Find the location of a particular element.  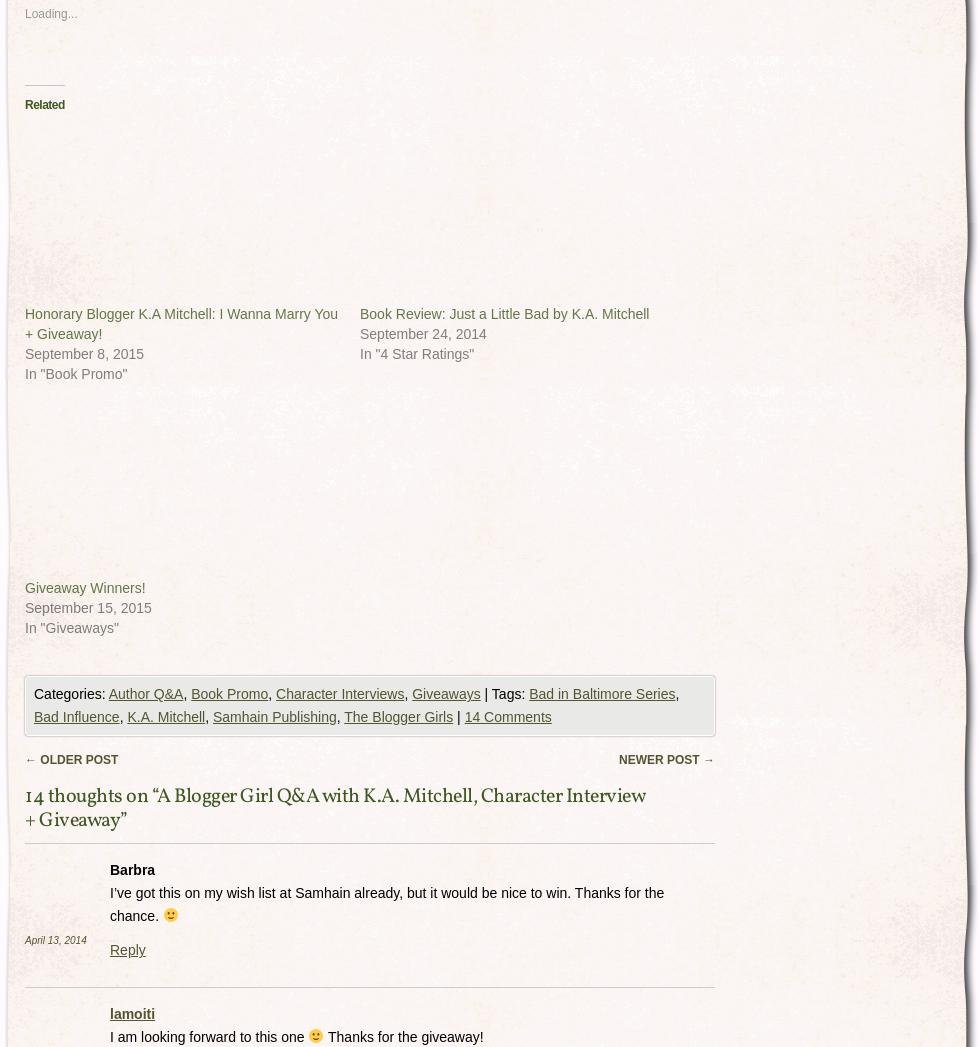

'Character Interviews' is located at coordinates (339, 692).